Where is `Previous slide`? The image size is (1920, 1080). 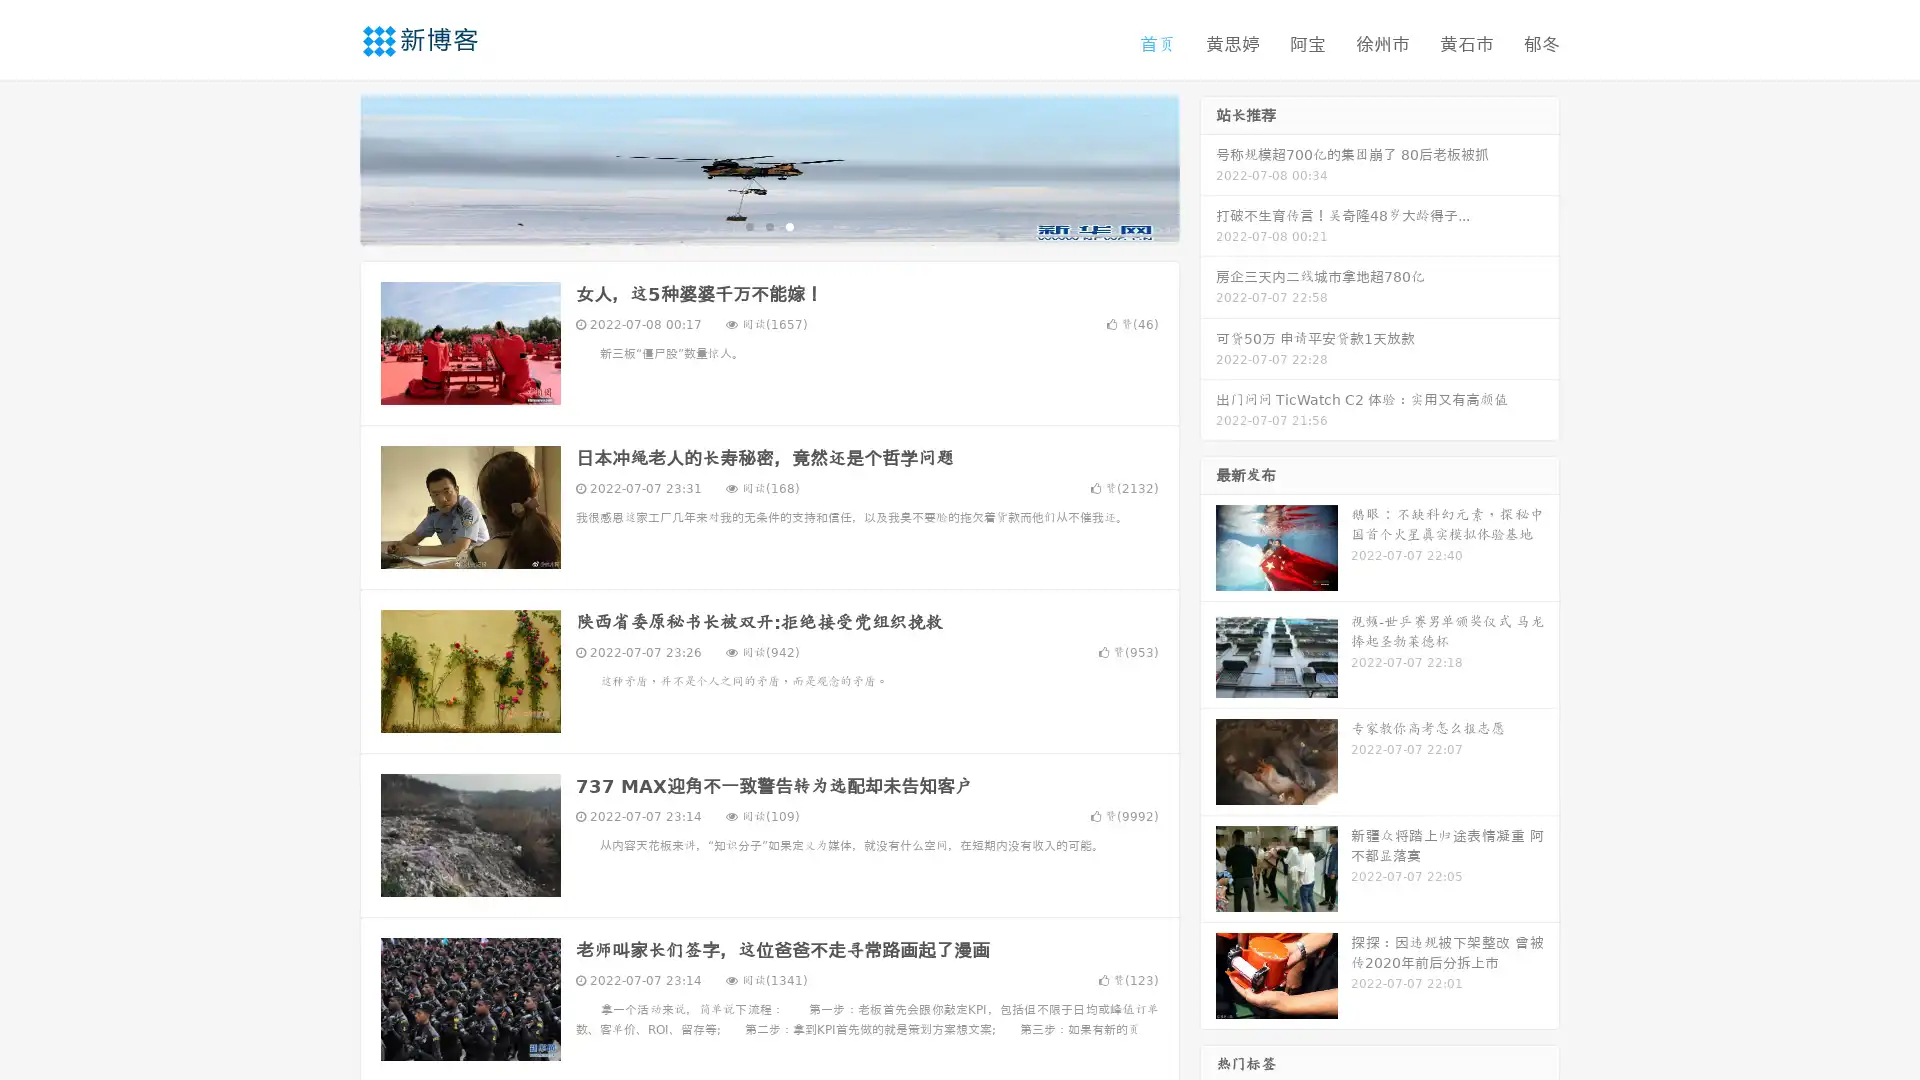
Previous slide is located at coordinates (330, 168).